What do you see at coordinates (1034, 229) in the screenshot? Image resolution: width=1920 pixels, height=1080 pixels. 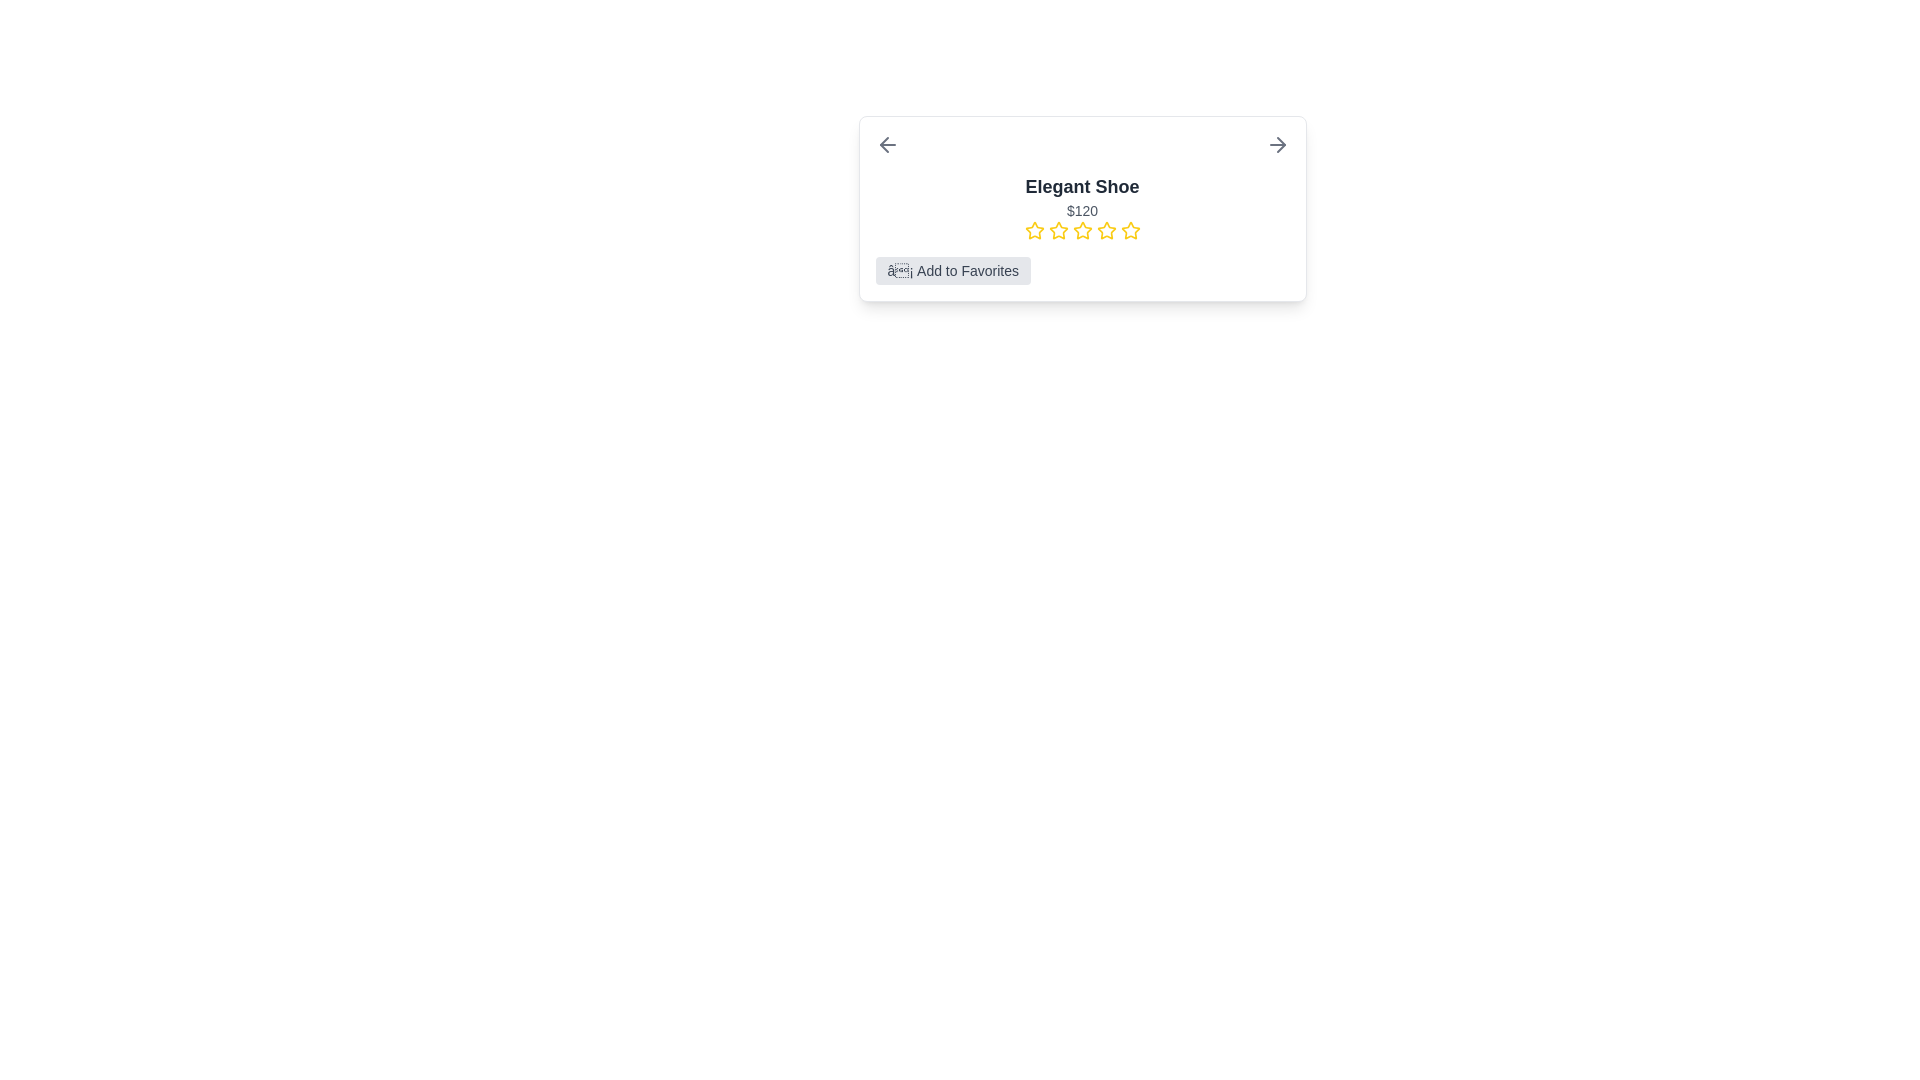 I see `the first star-shaped rating icon, which is yellow with a hollow center, located under the price '$120'` at bounding box center [1034, 229].